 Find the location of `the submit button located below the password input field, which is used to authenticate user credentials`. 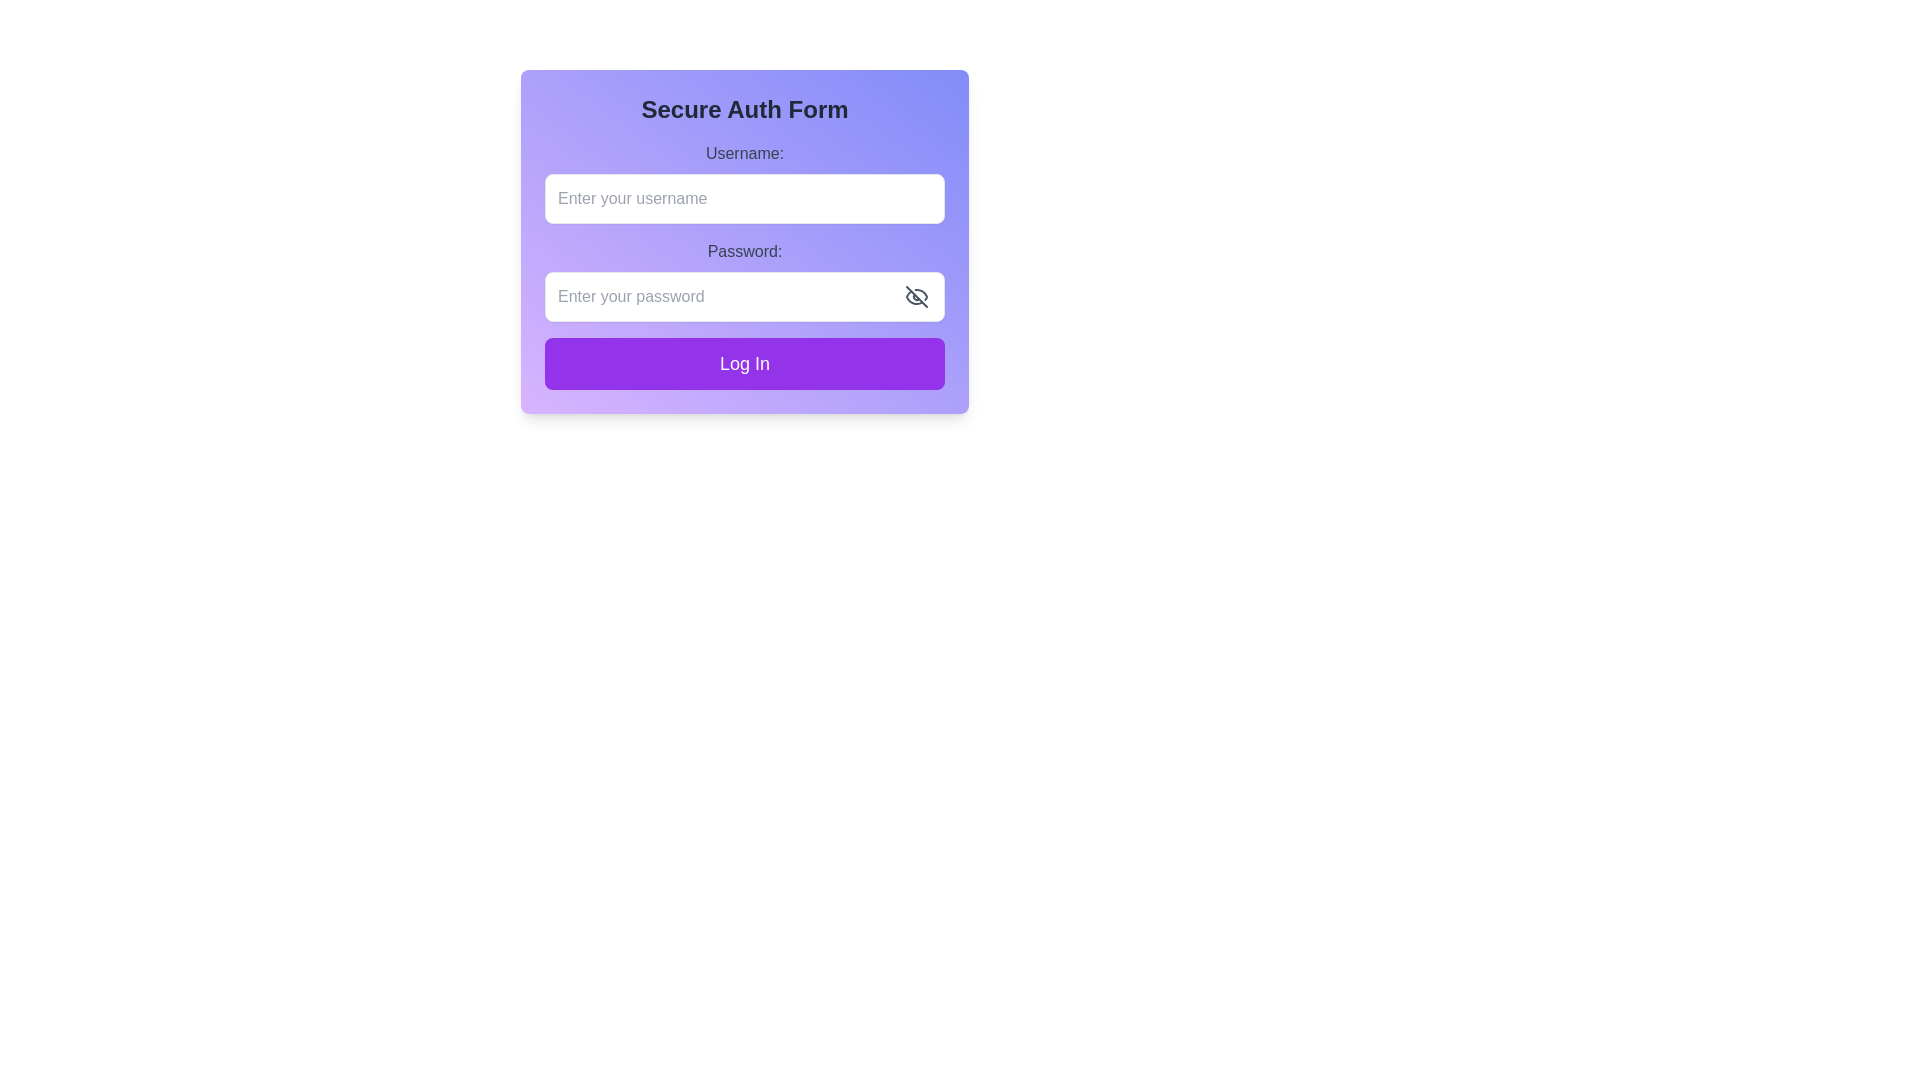

the submit button located below the password input field, which is used to authenticate user credentials is located at coordinates (743, 363).